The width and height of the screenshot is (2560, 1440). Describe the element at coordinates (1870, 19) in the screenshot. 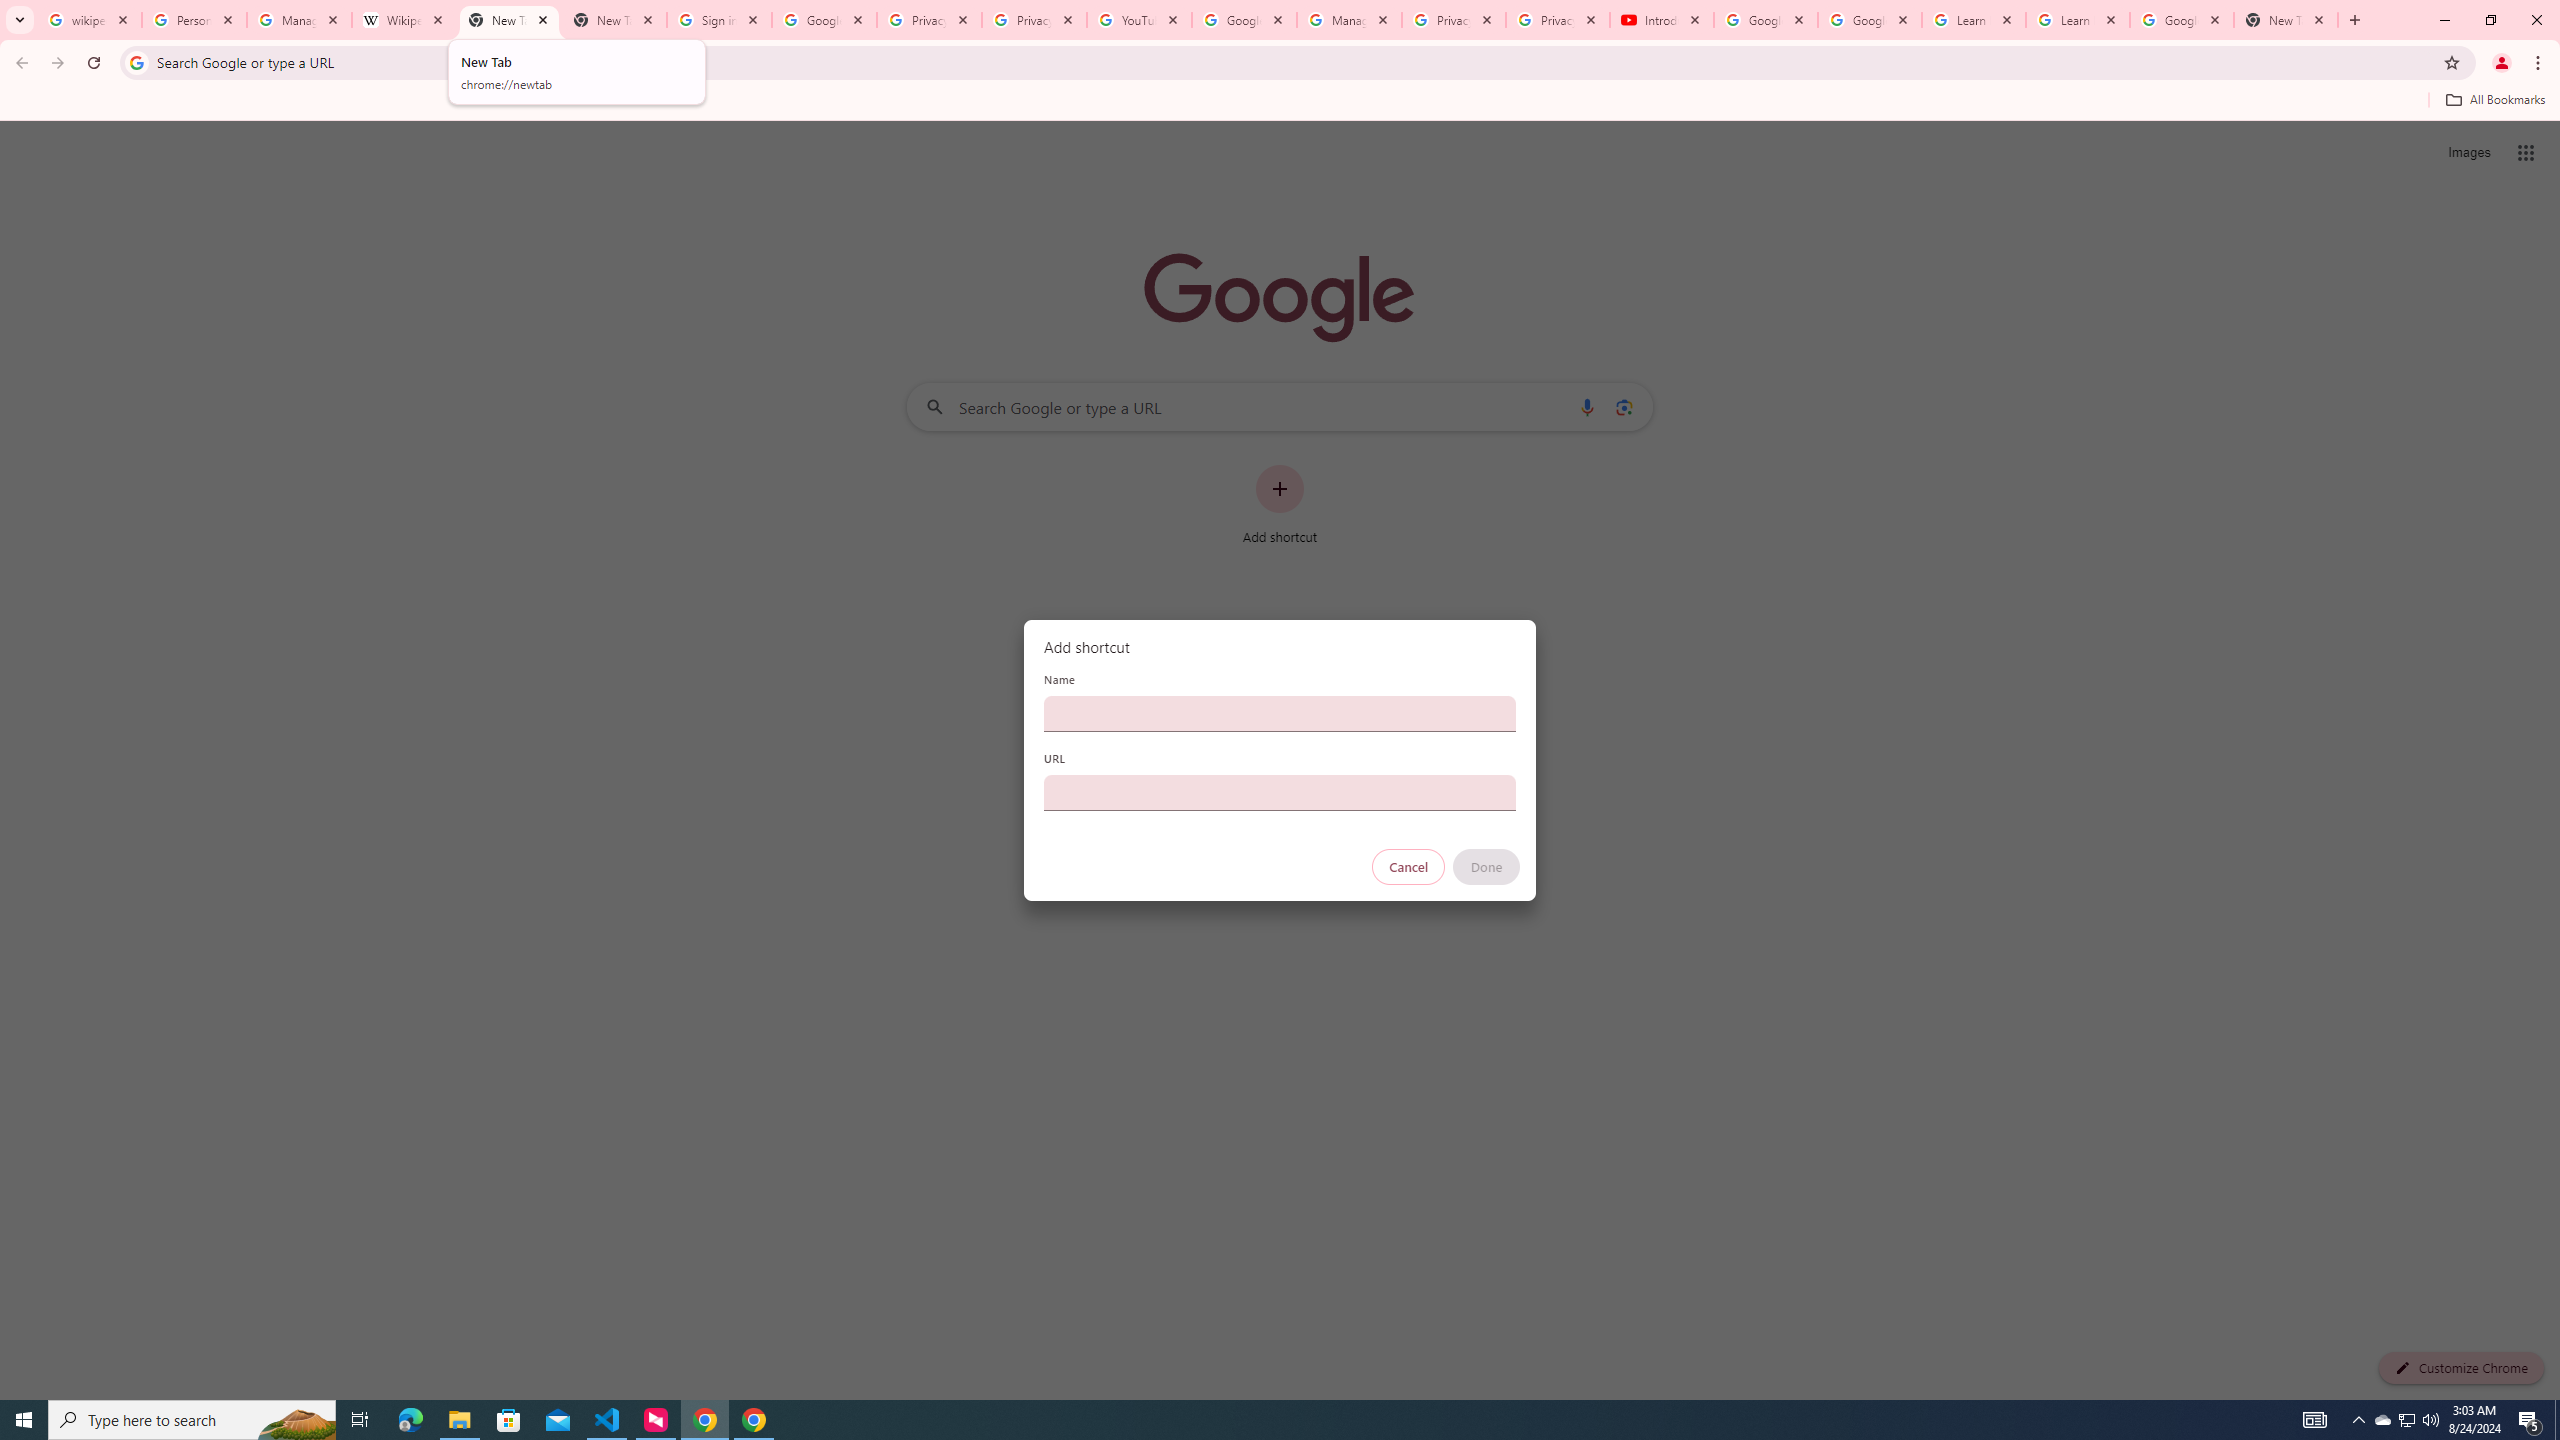

I see `'Google Account Help'` at that location.